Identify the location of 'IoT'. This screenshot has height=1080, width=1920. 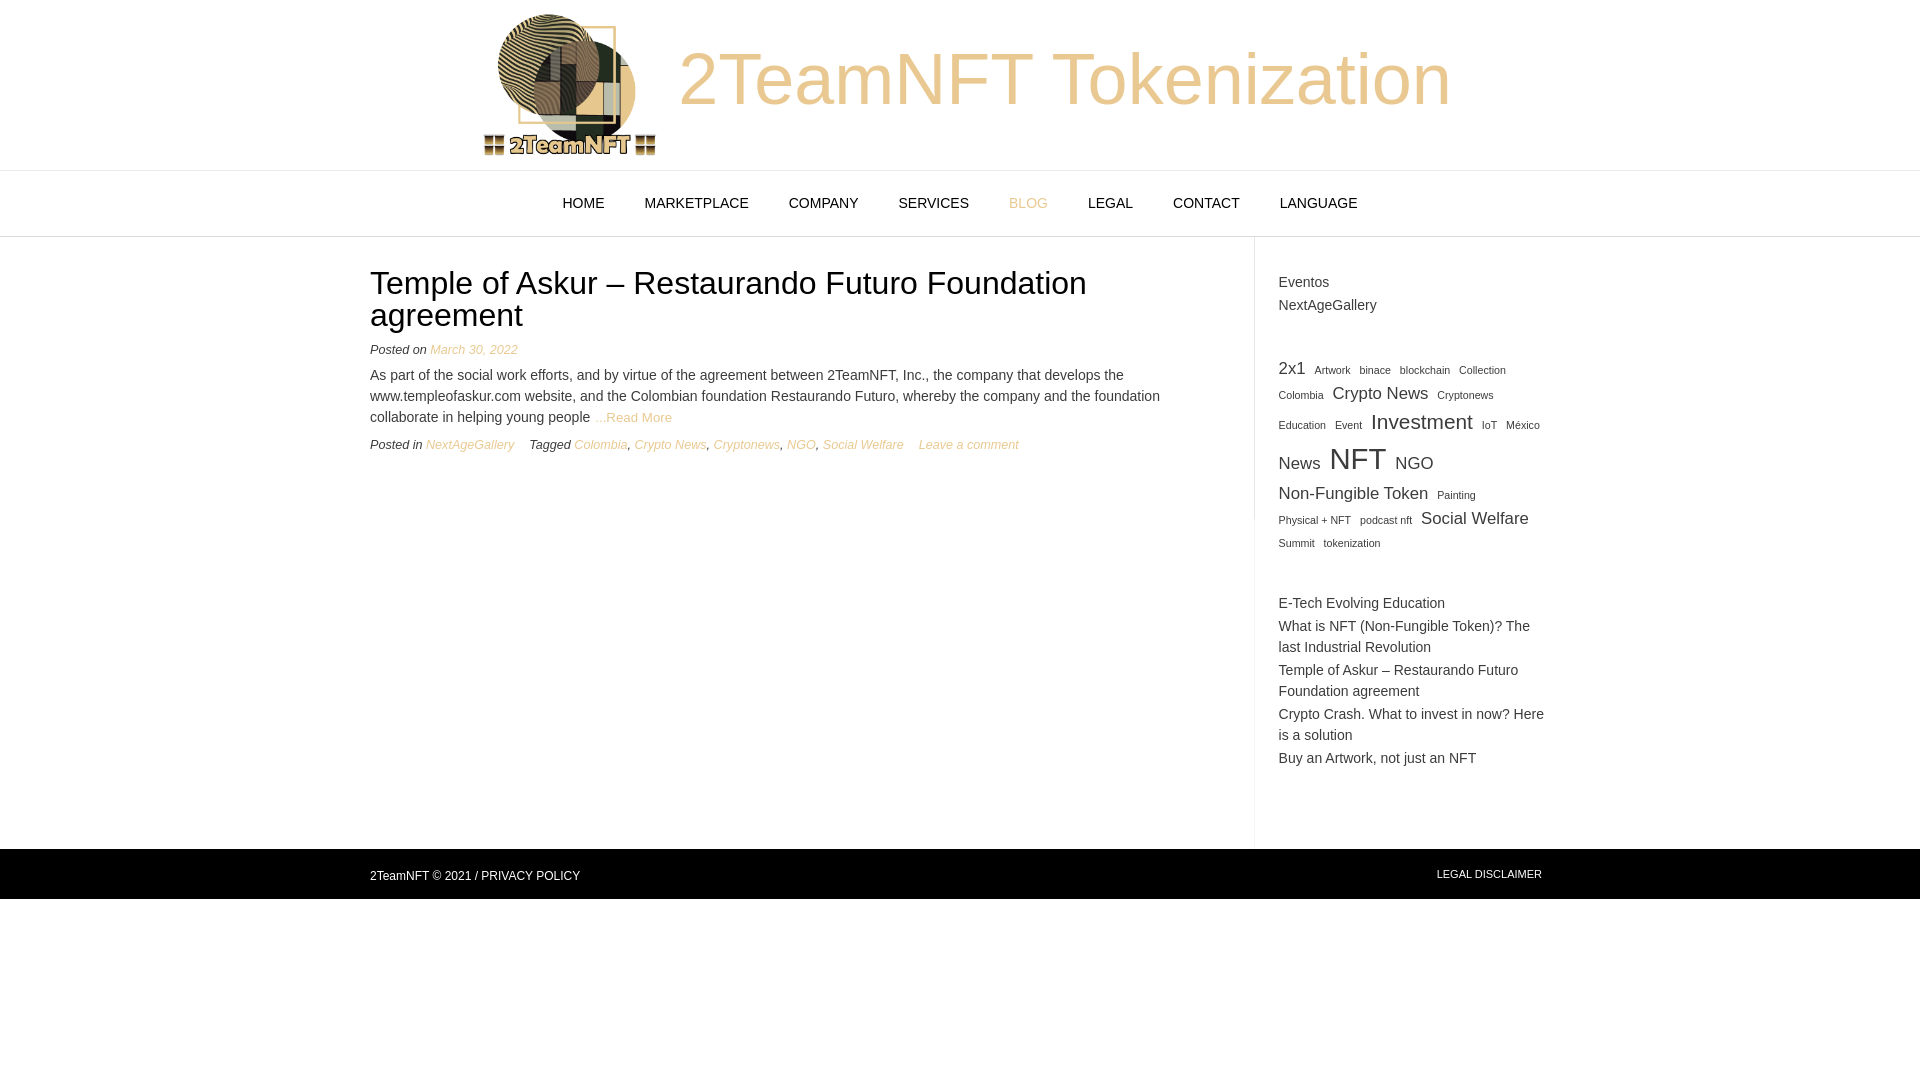
(1489, 423).